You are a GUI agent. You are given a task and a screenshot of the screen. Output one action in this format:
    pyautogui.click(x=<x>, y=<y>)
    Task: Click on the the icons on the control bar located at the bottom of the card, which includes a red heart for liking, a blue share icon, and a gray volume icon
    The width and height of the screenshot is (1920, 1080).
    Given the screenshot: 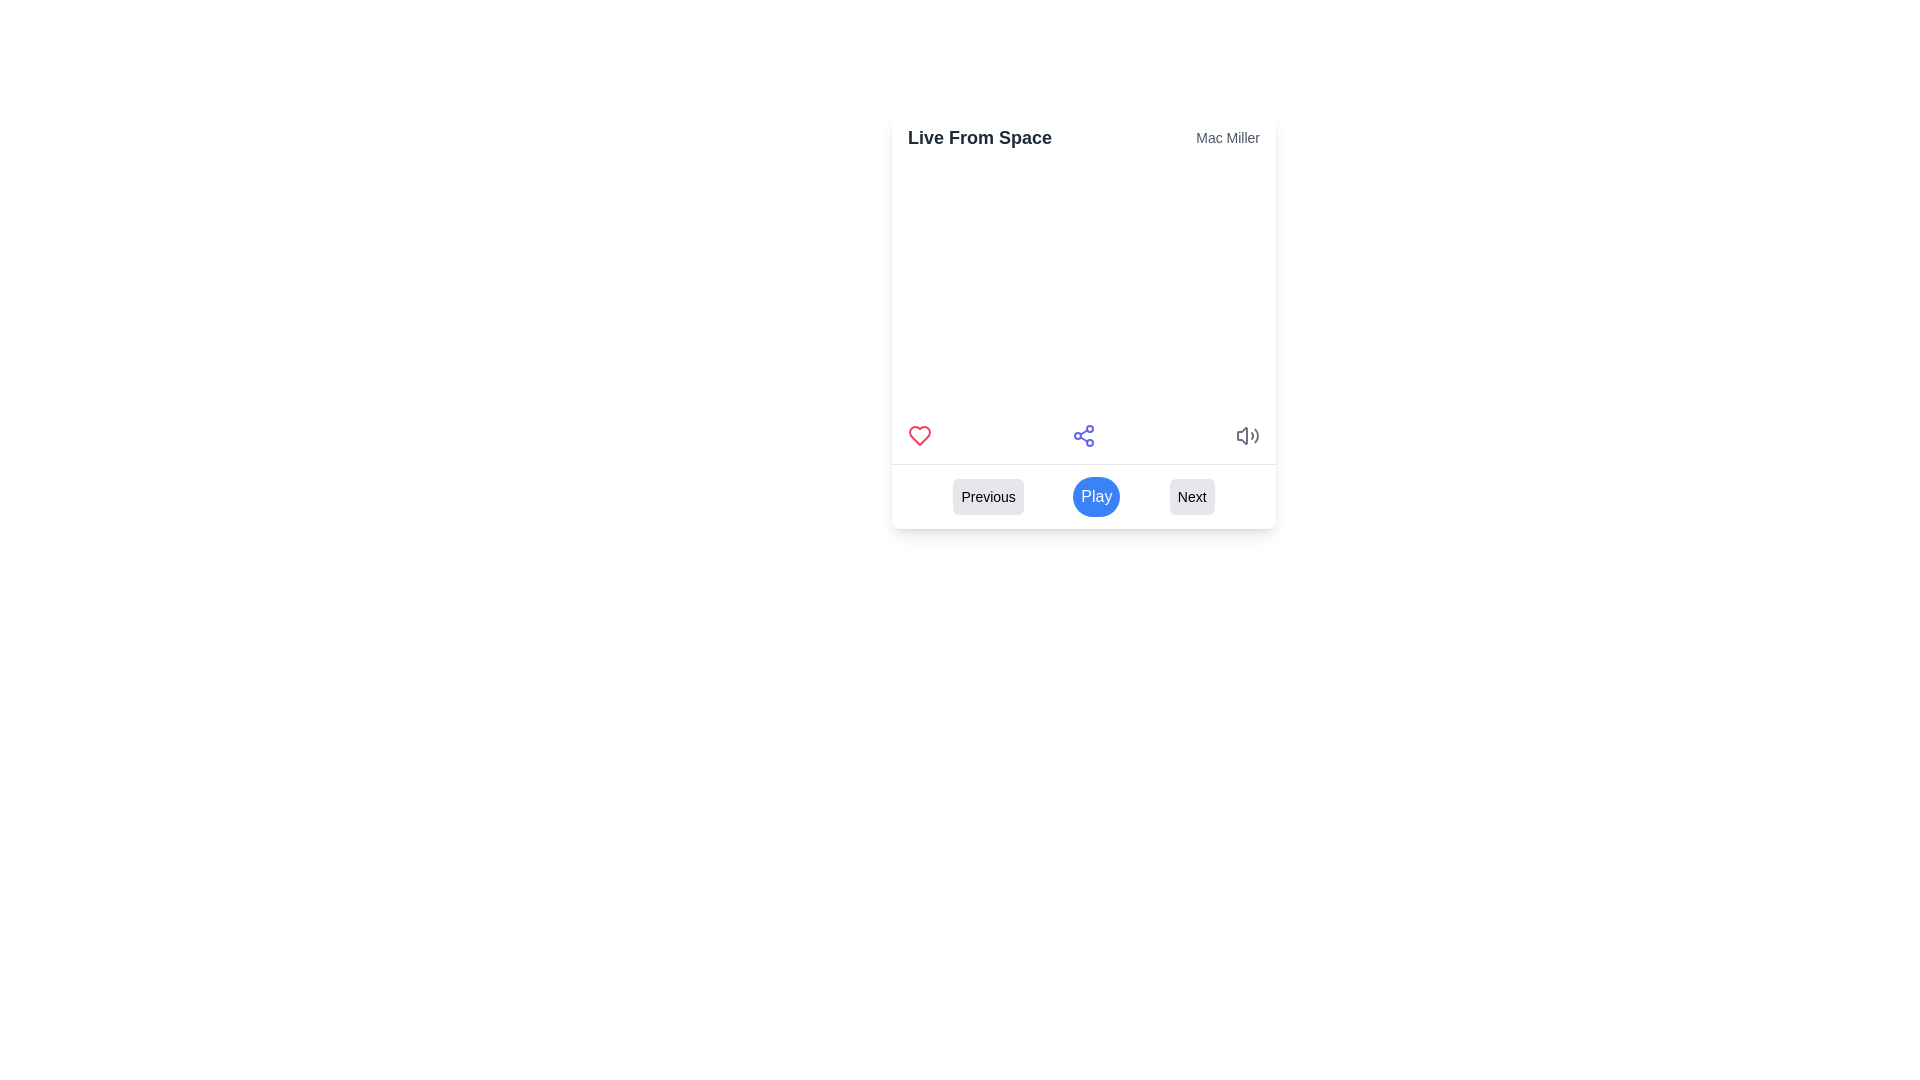 What is the action you would take?
    pyautogui.click(x=1083, y=434)
    